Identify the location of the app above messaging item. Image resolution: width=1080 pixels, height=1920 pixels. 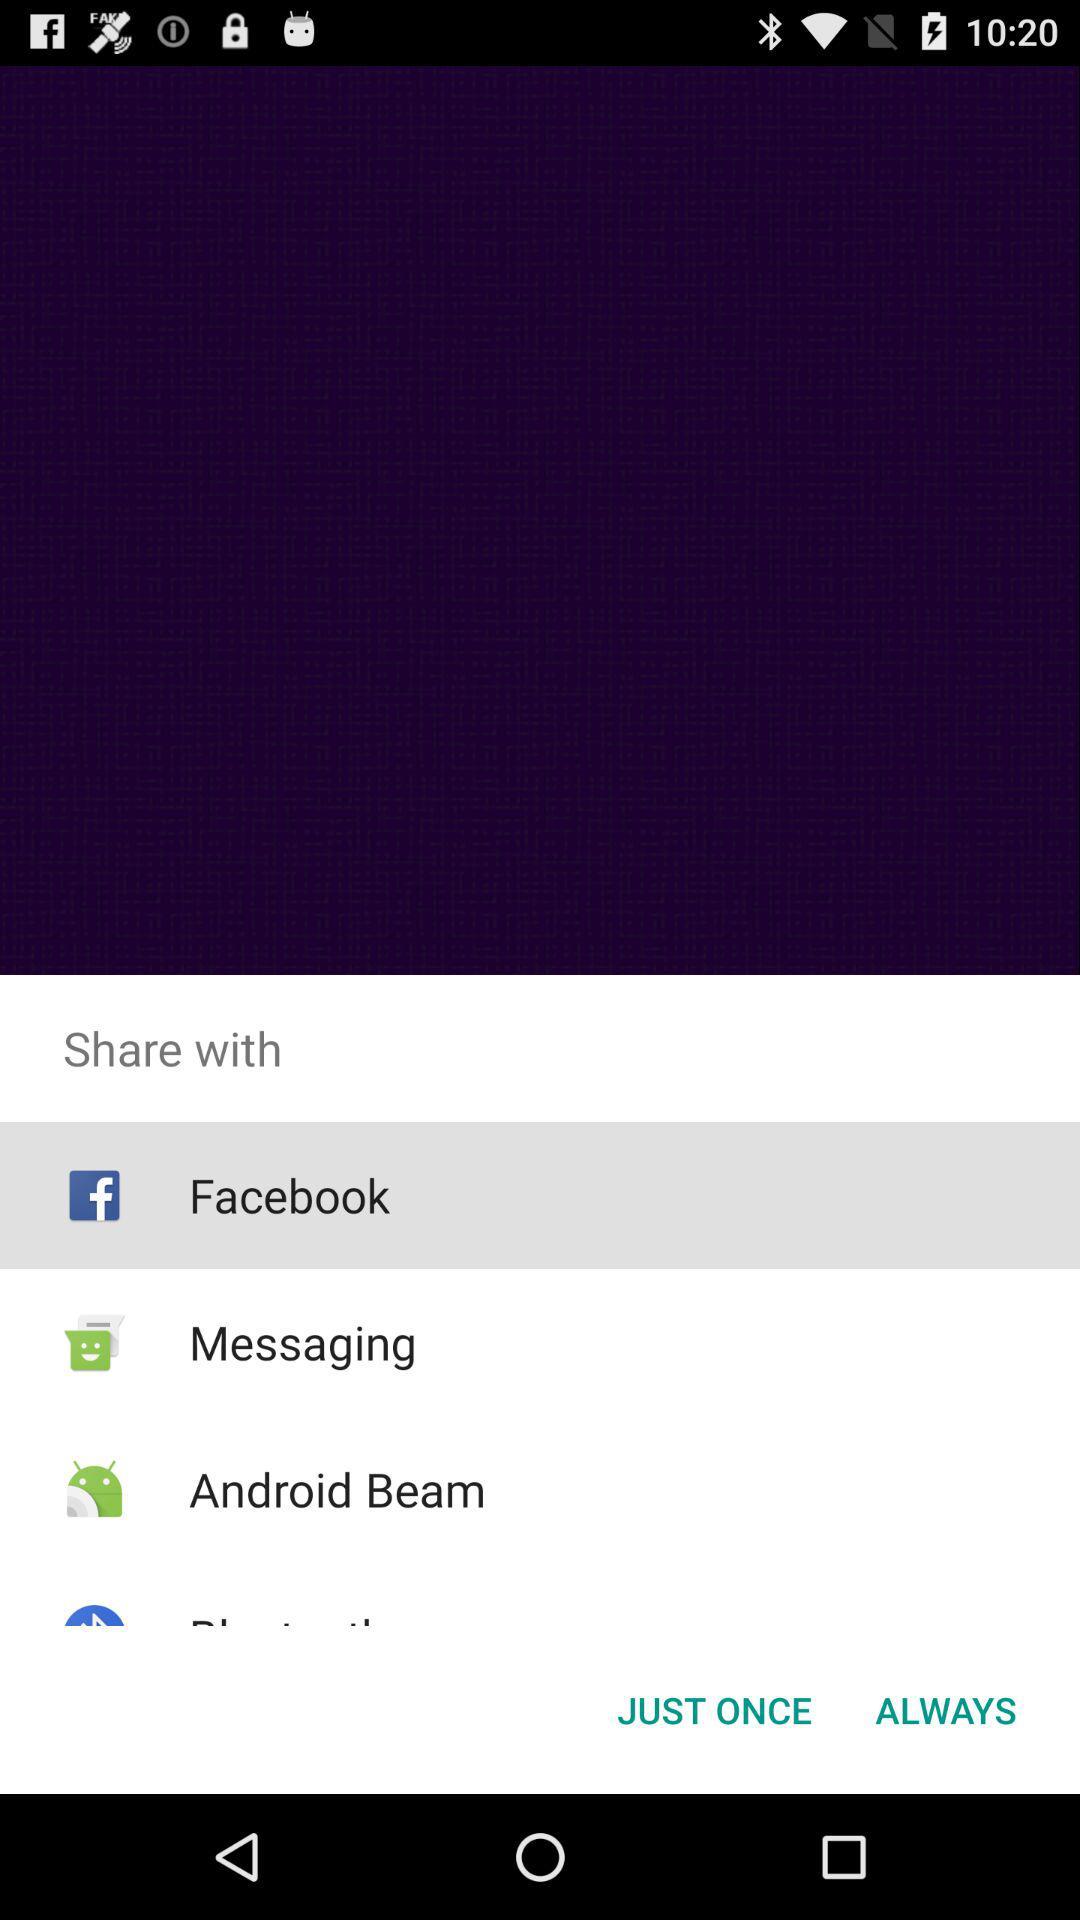
(289, 1195).